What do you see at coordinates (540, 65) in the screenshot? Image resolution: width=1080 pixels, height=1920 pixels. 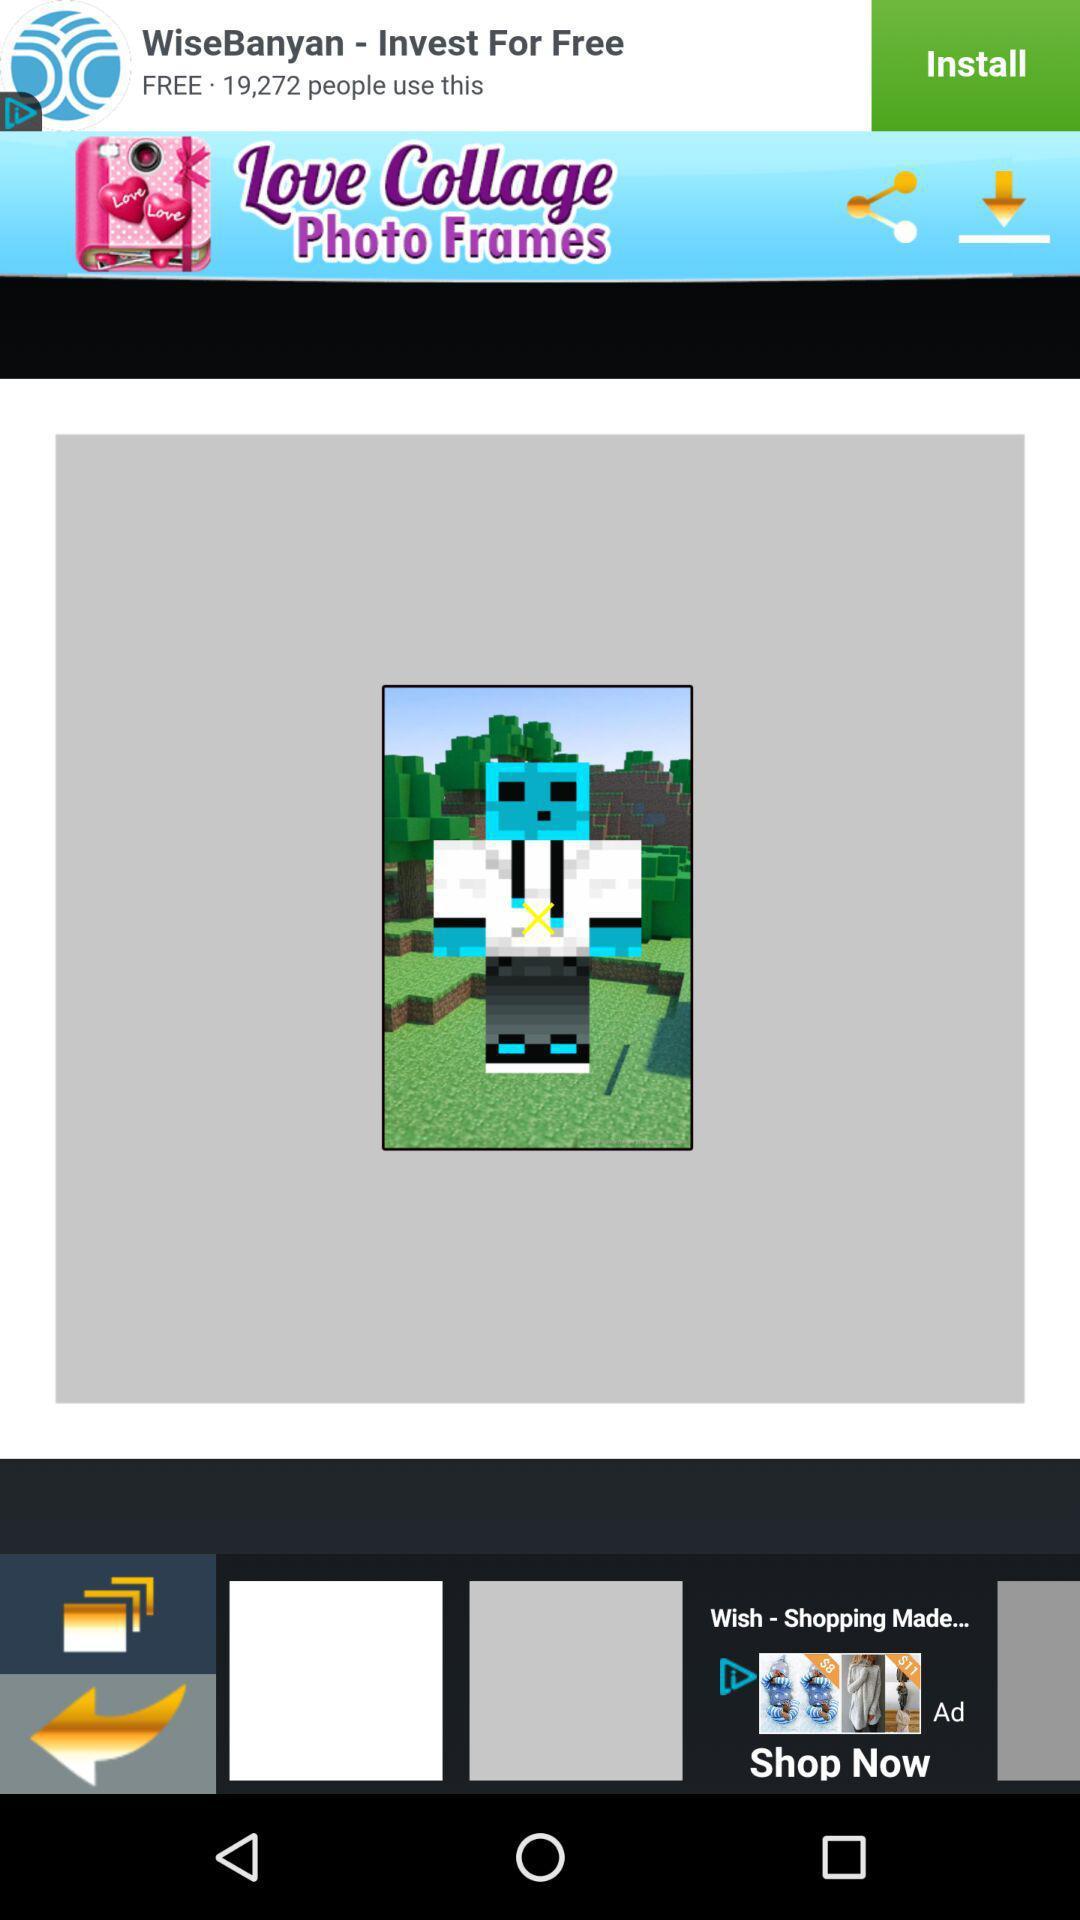 I see `open advertisement` at bounding box center [540, 65].